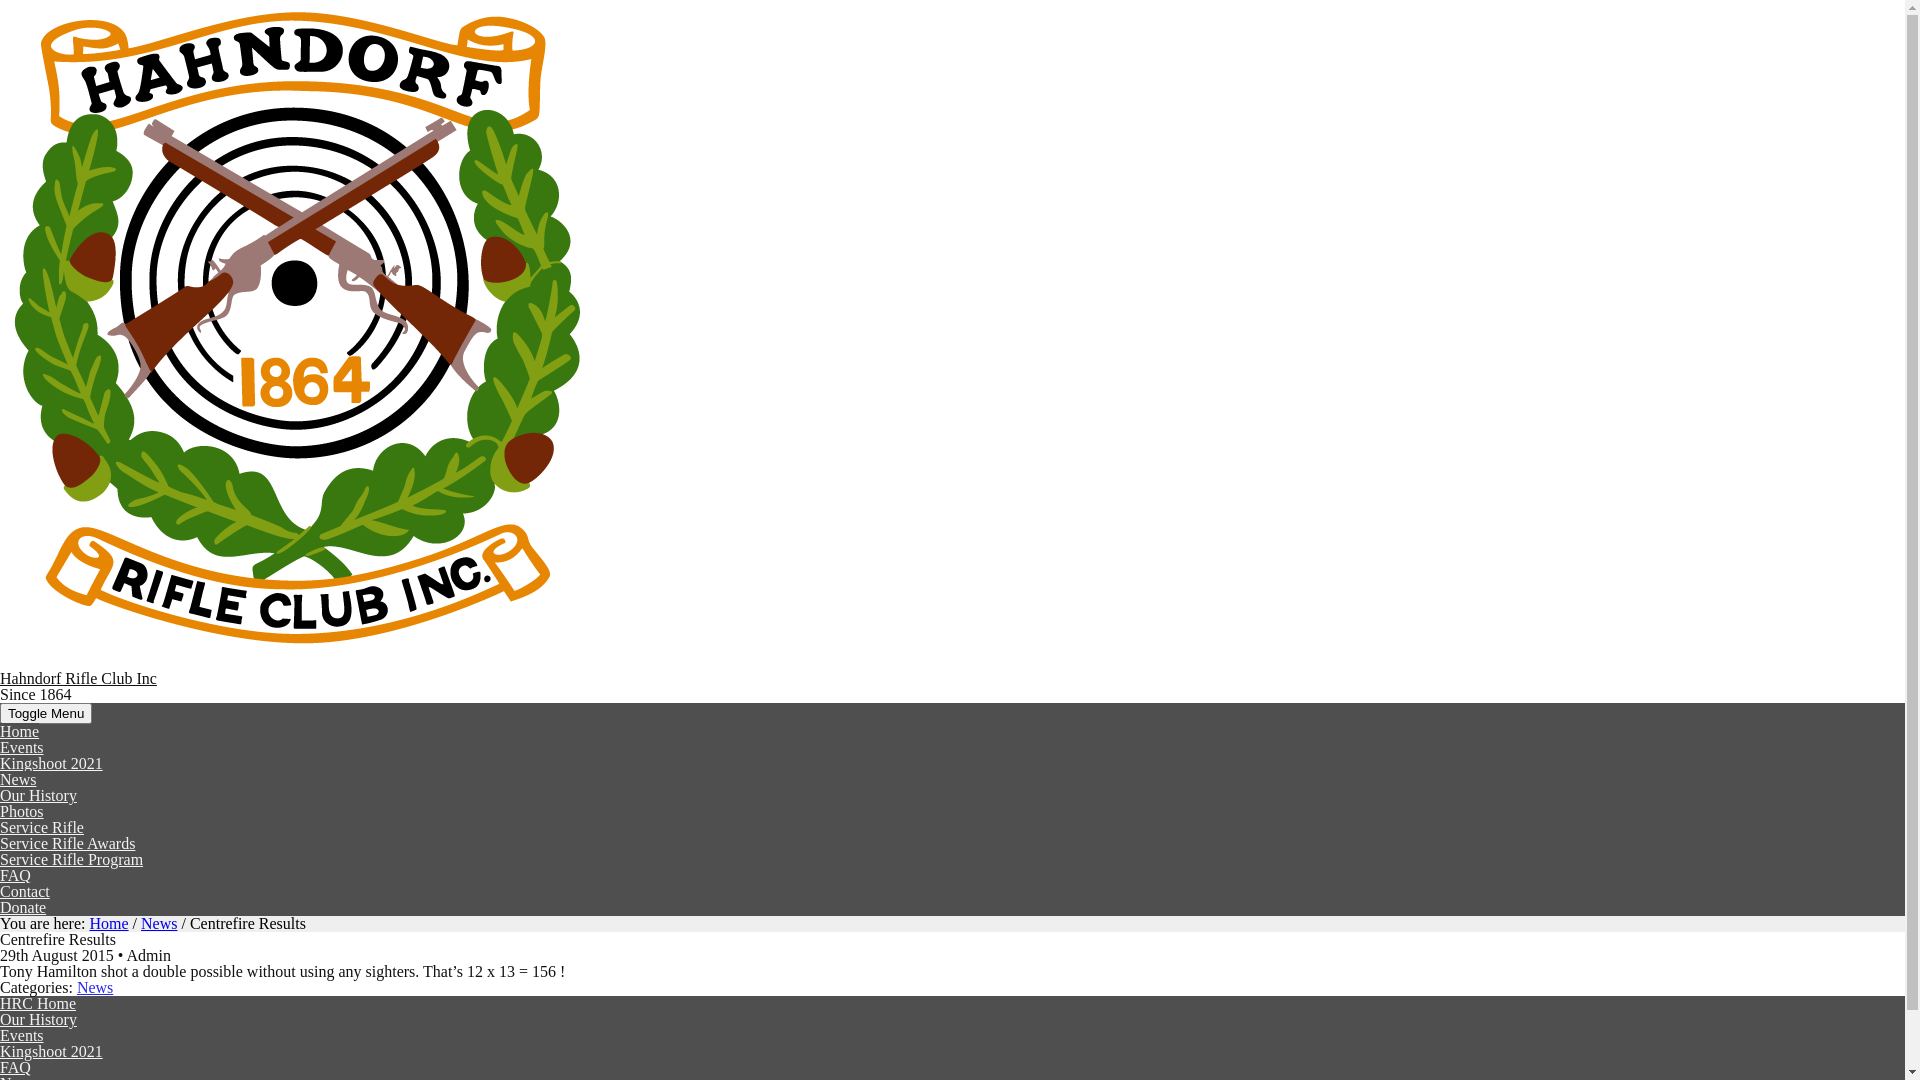 This screenshot has height=1080, width=1920. Describe the element at coordinates (38, 1003) in the screenshot. I see `'HRC Home'` at that location.